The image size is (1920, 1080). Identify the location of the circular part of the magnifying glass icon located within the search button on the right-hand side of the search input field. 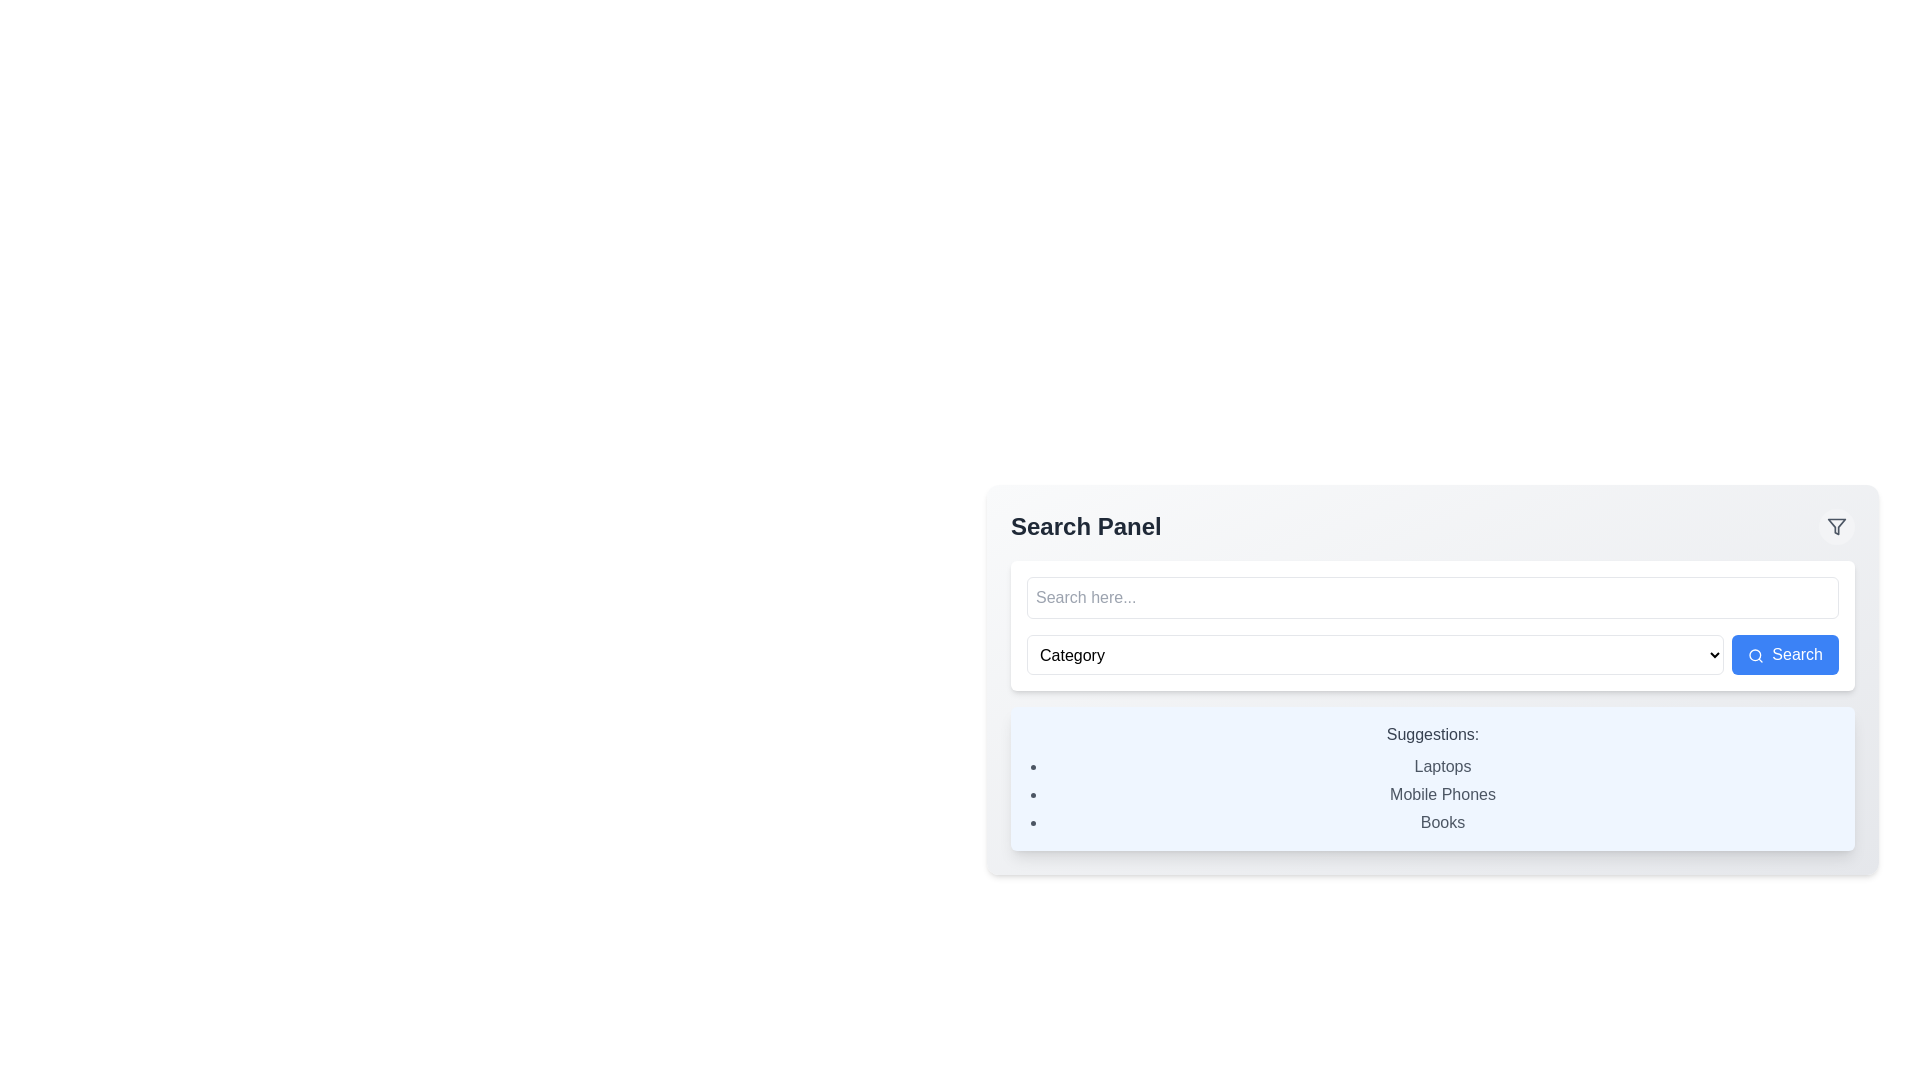
(1754, 655).